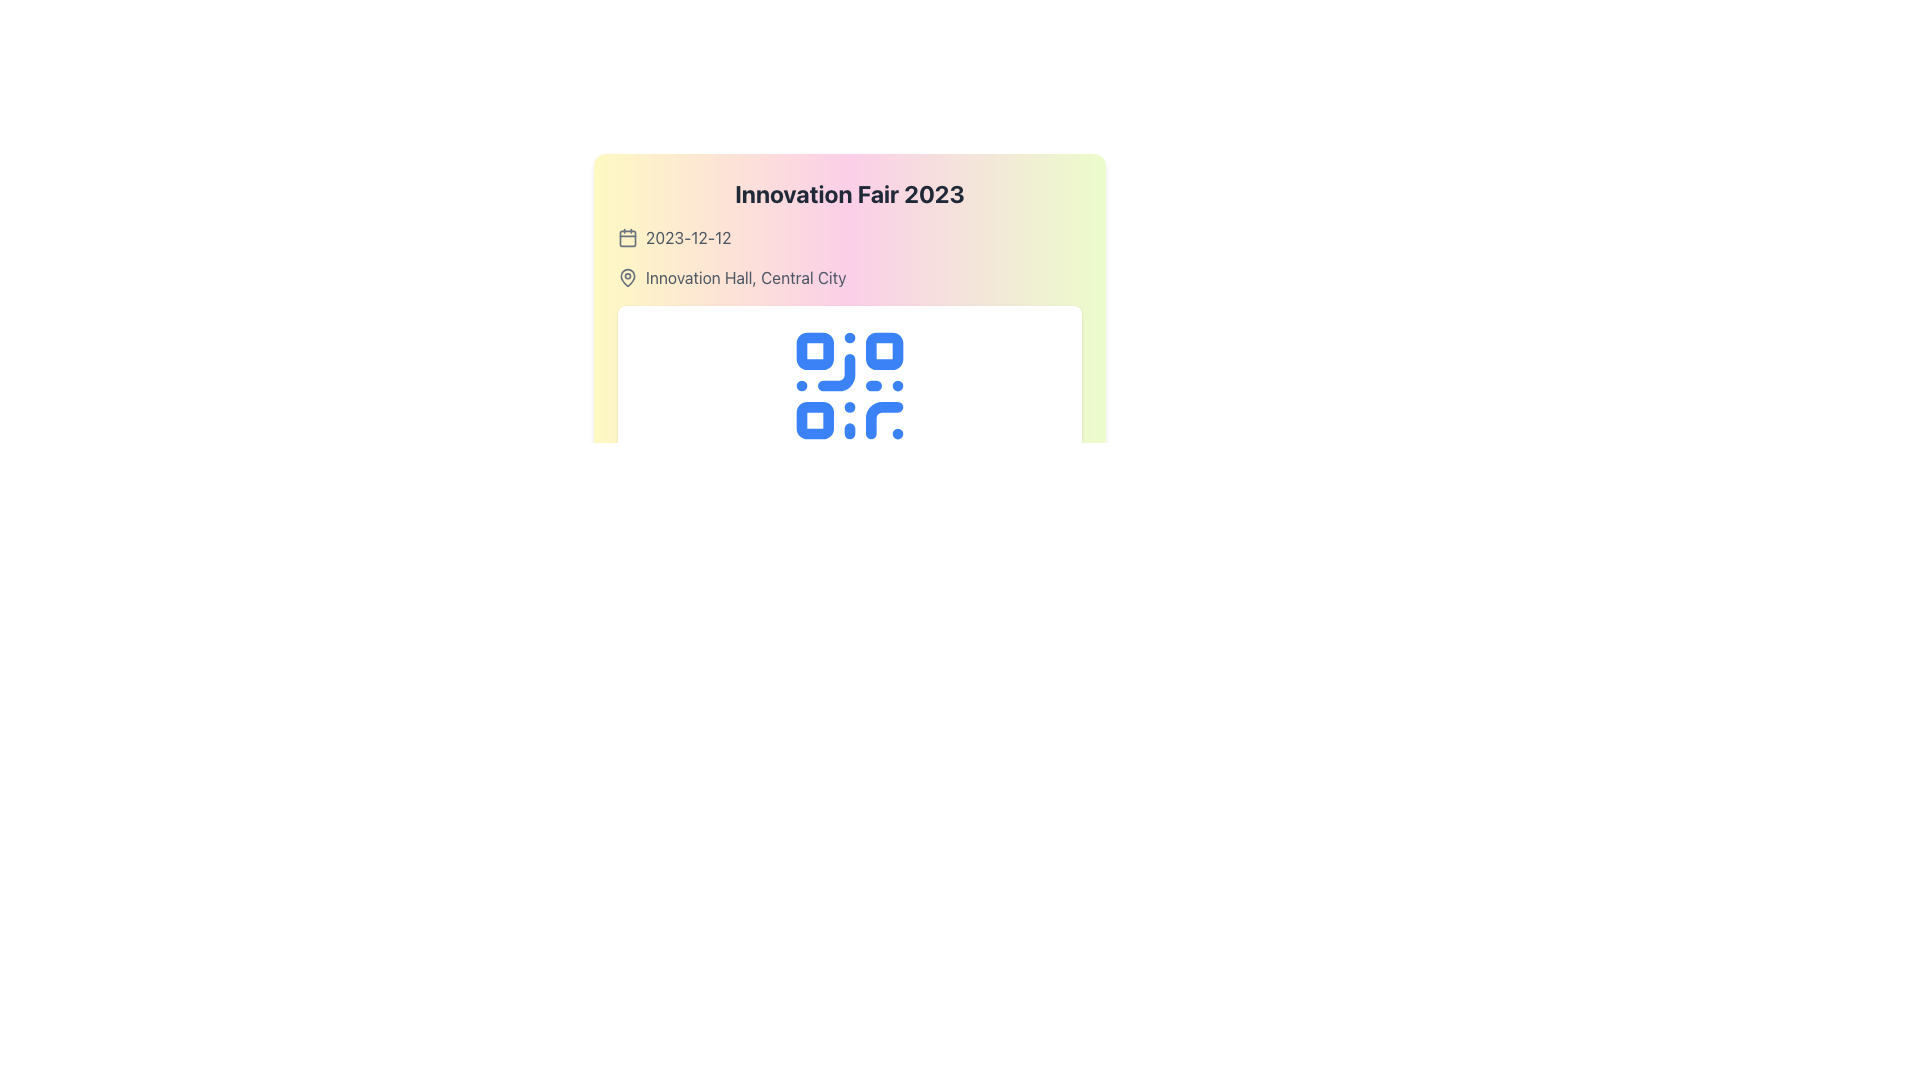  I want to click on the second rectangle element in the QR code visualization, which is part of an SVG graphic and rendered in blue, so click(883, 350).